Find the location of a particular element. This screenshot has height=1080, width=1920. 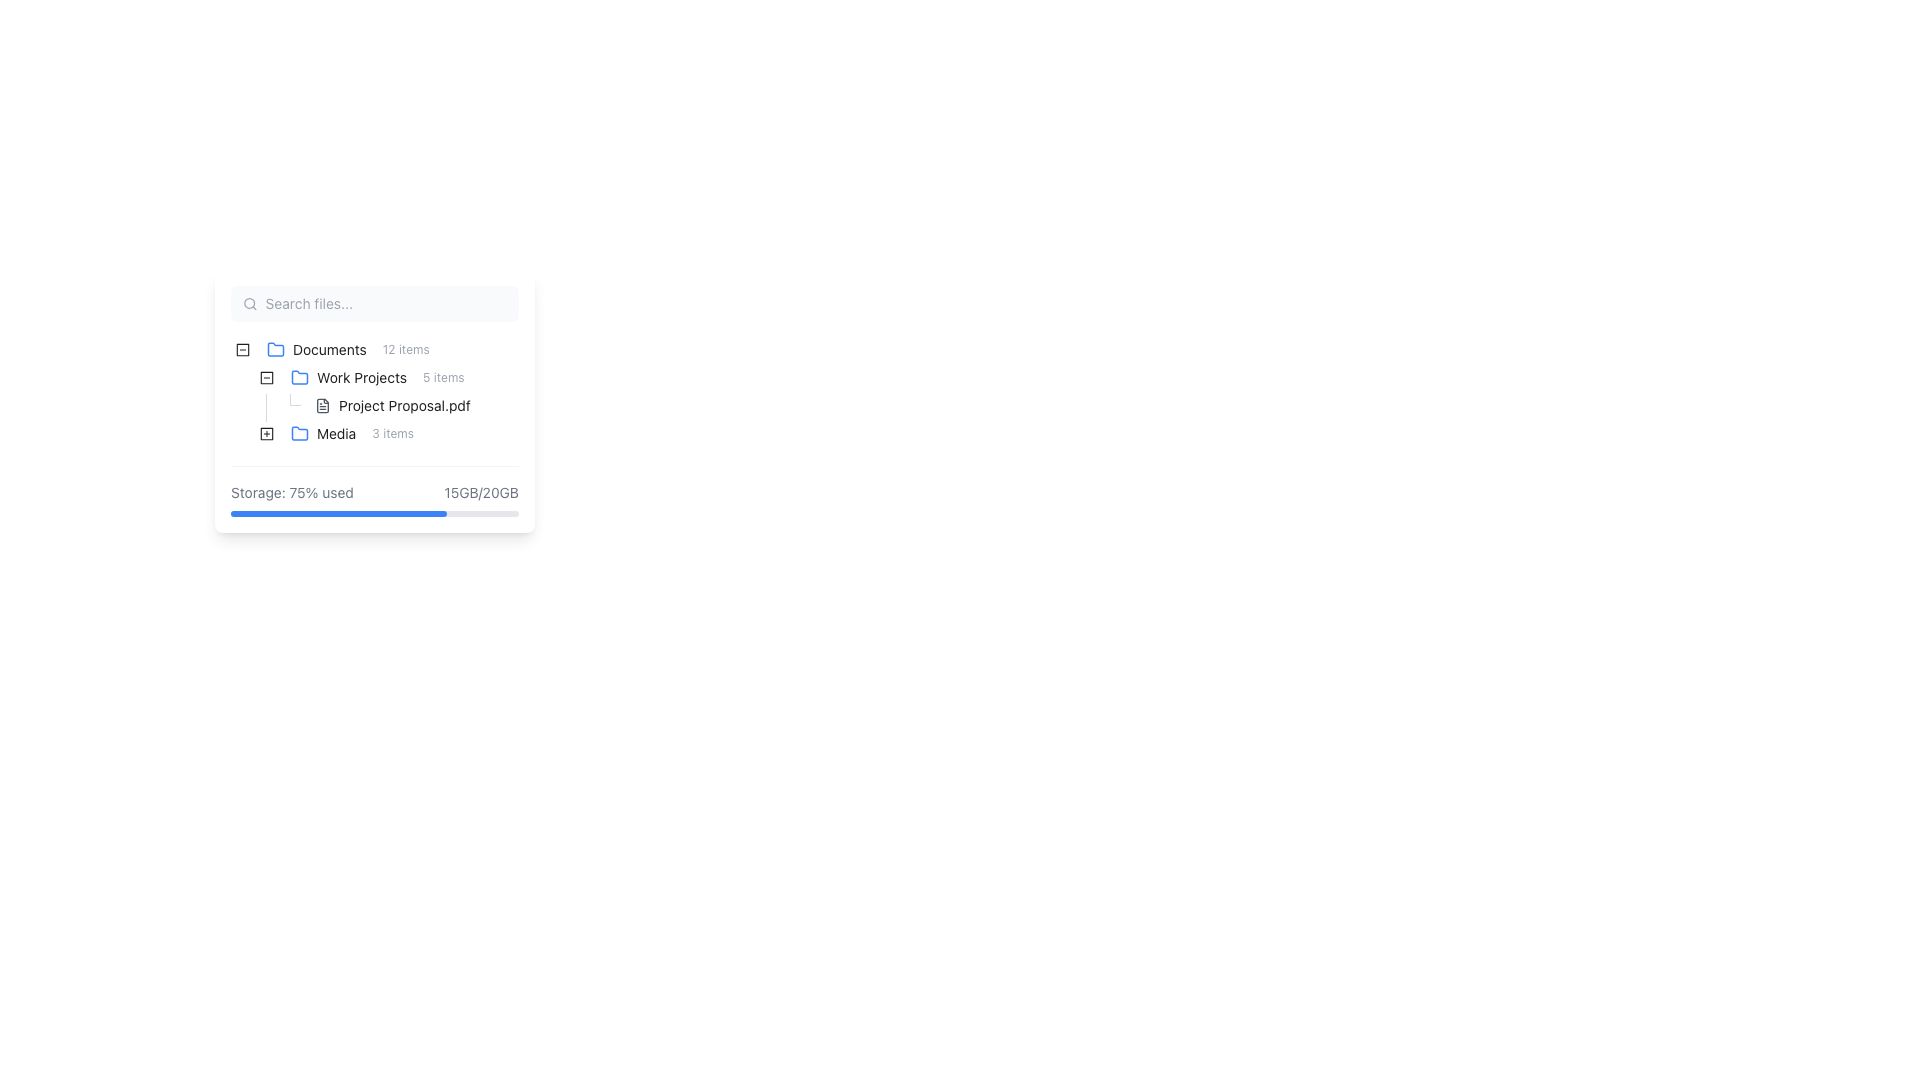

the progress bar segment that visually represents the used storage space, indicated by the label 'Storage: 75% used' is located at coordinates (339, 512).